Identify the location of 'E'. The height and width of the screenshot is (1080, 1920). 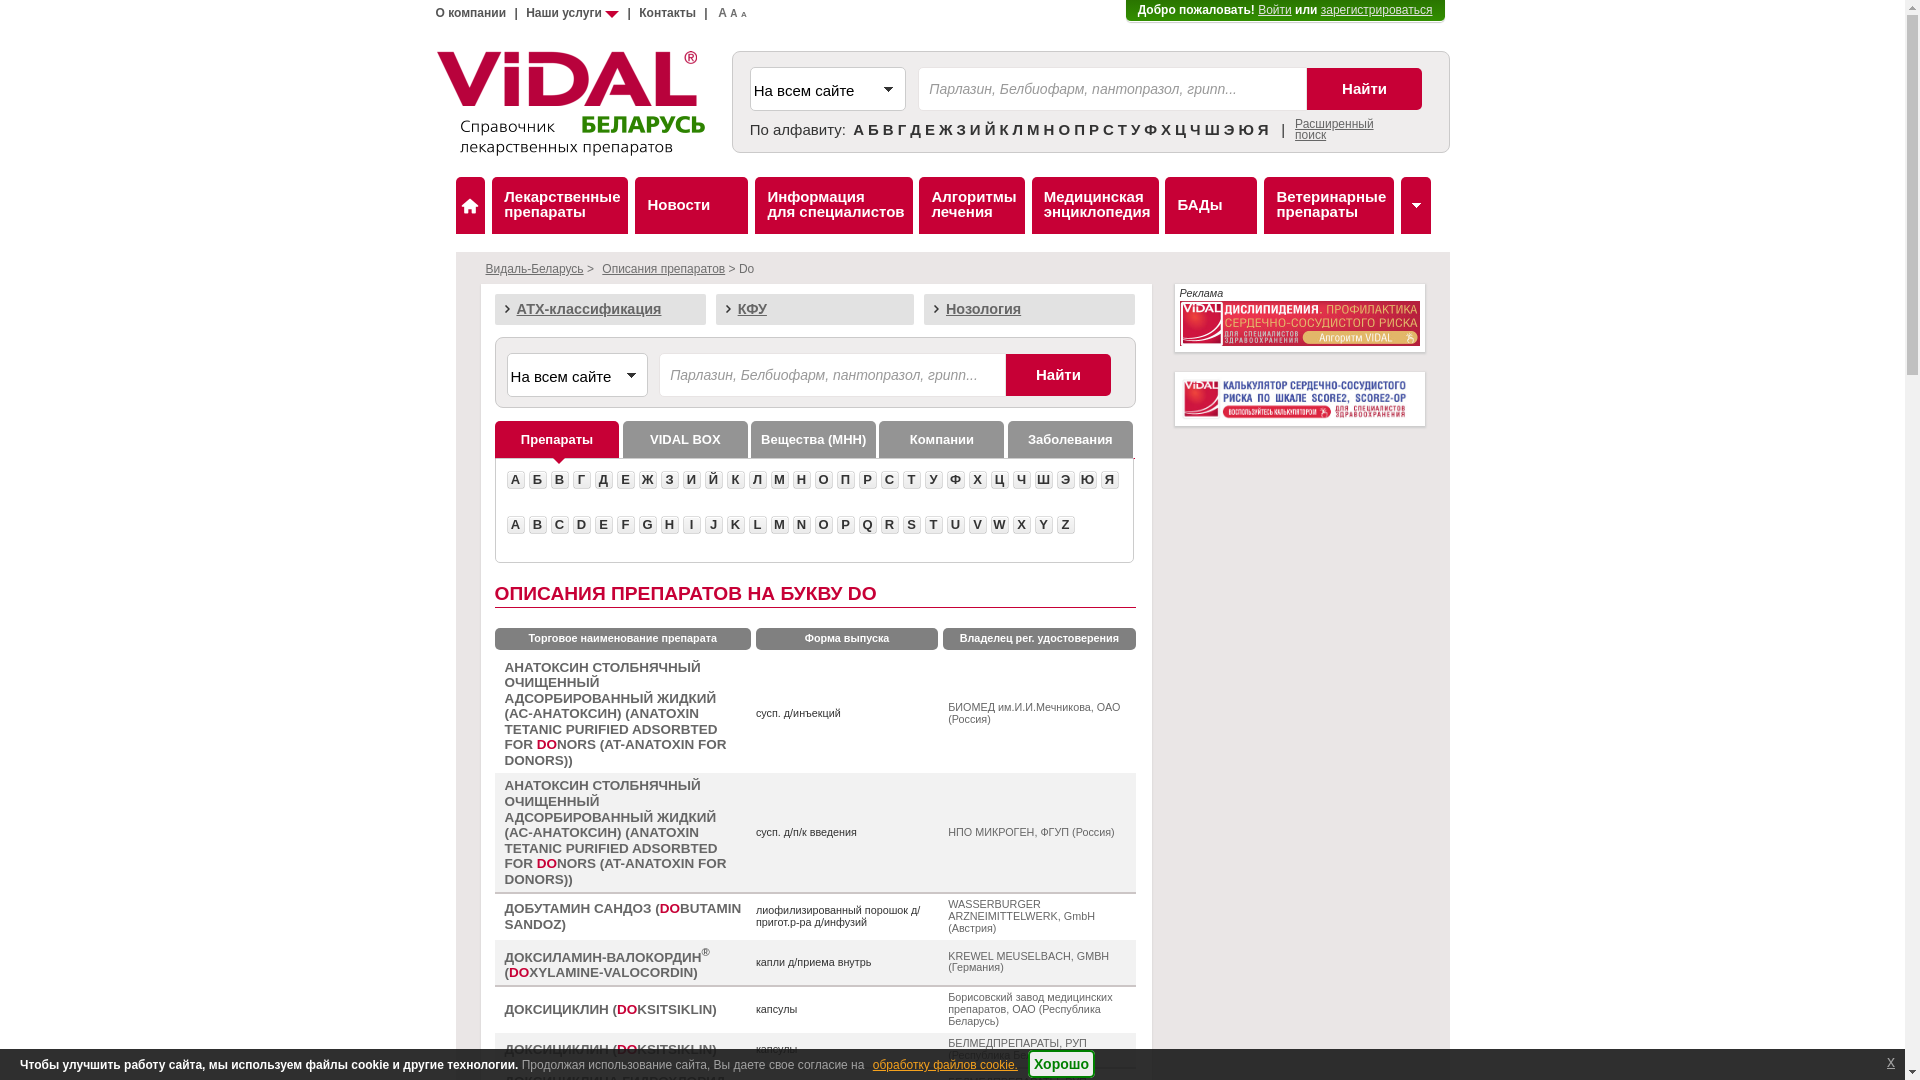
(602, 523).